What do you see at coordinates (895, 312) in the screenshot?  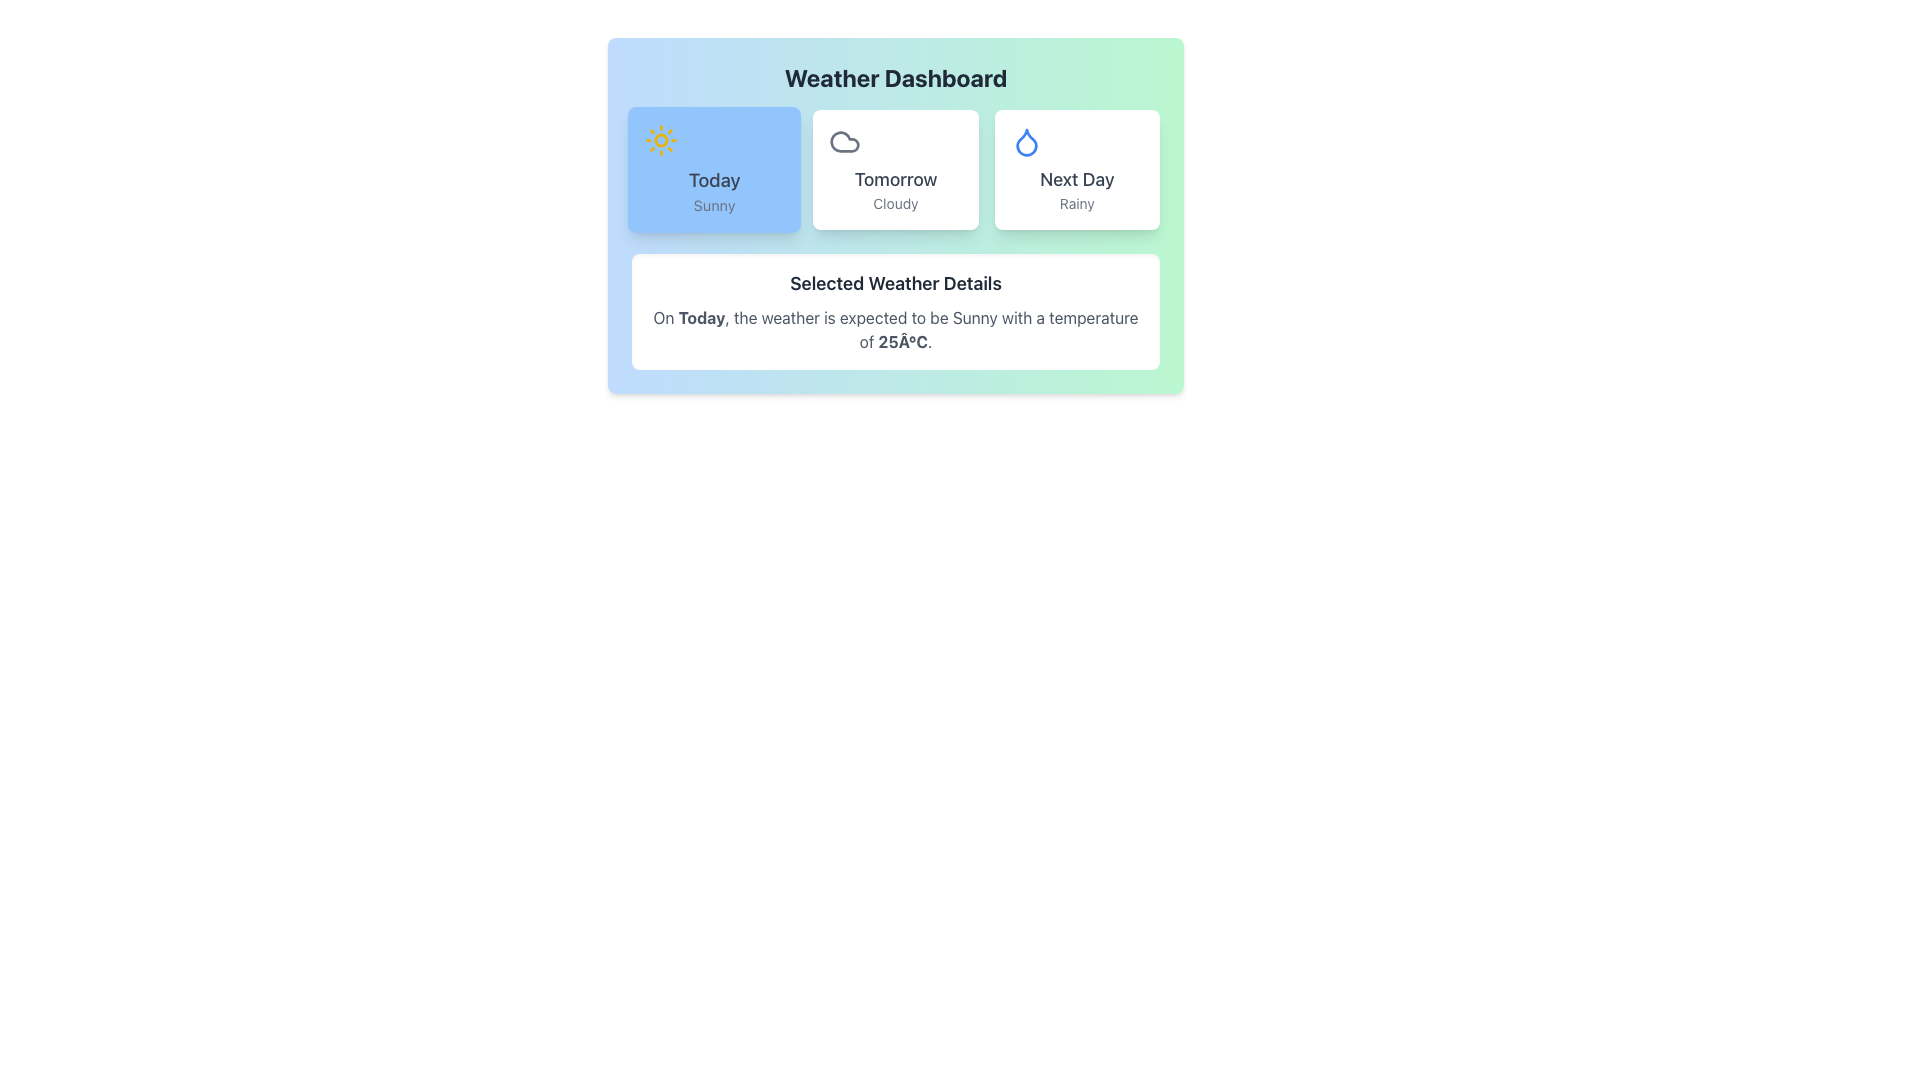 I see `displayed weather details from the informational text section located below the weather forecast cards on the Weather Dashboard` at bounding box center [895, 312].